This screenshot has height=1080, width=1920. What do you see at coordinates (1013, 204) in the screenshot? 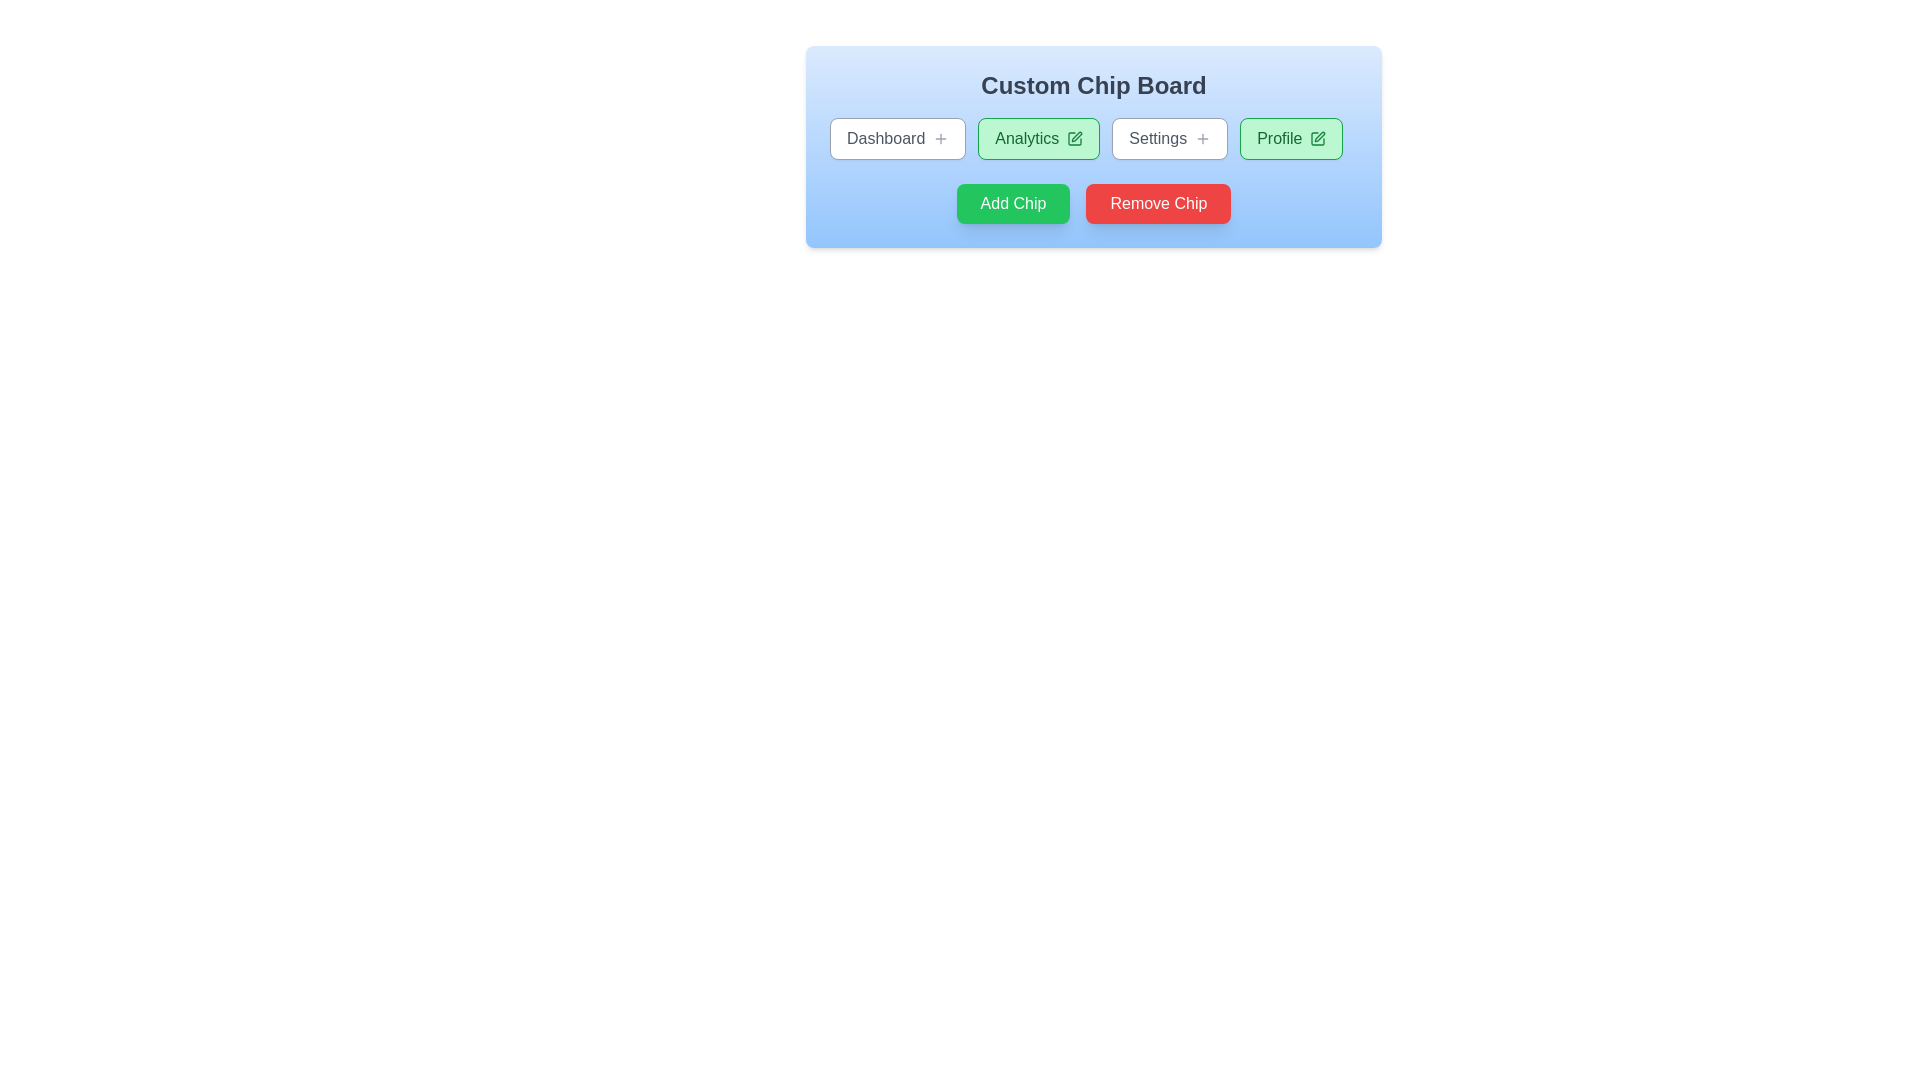
I see `'Add Chip' button to add a new chip` at bounding box center [1013, 204].